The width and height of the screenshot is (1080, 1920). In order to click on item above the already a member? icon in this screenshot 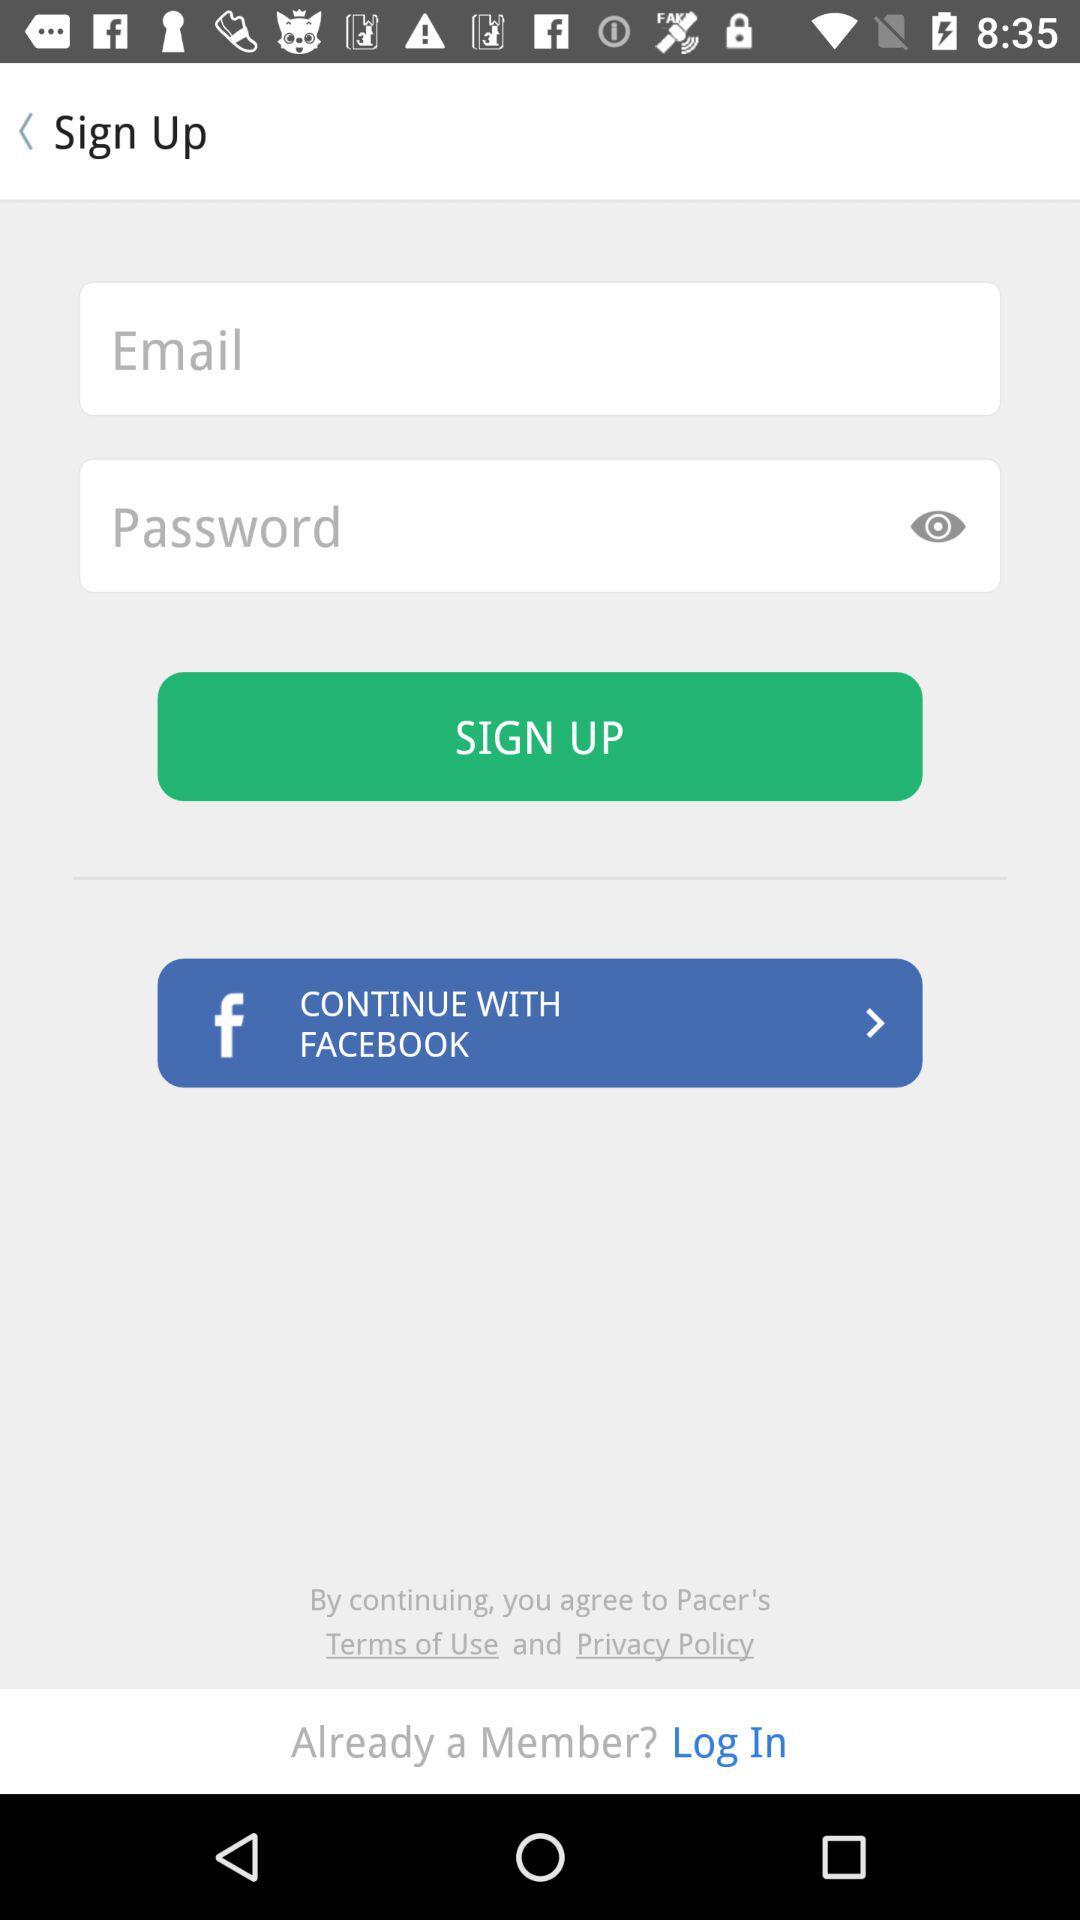, I will do `click(664, 1643)`.